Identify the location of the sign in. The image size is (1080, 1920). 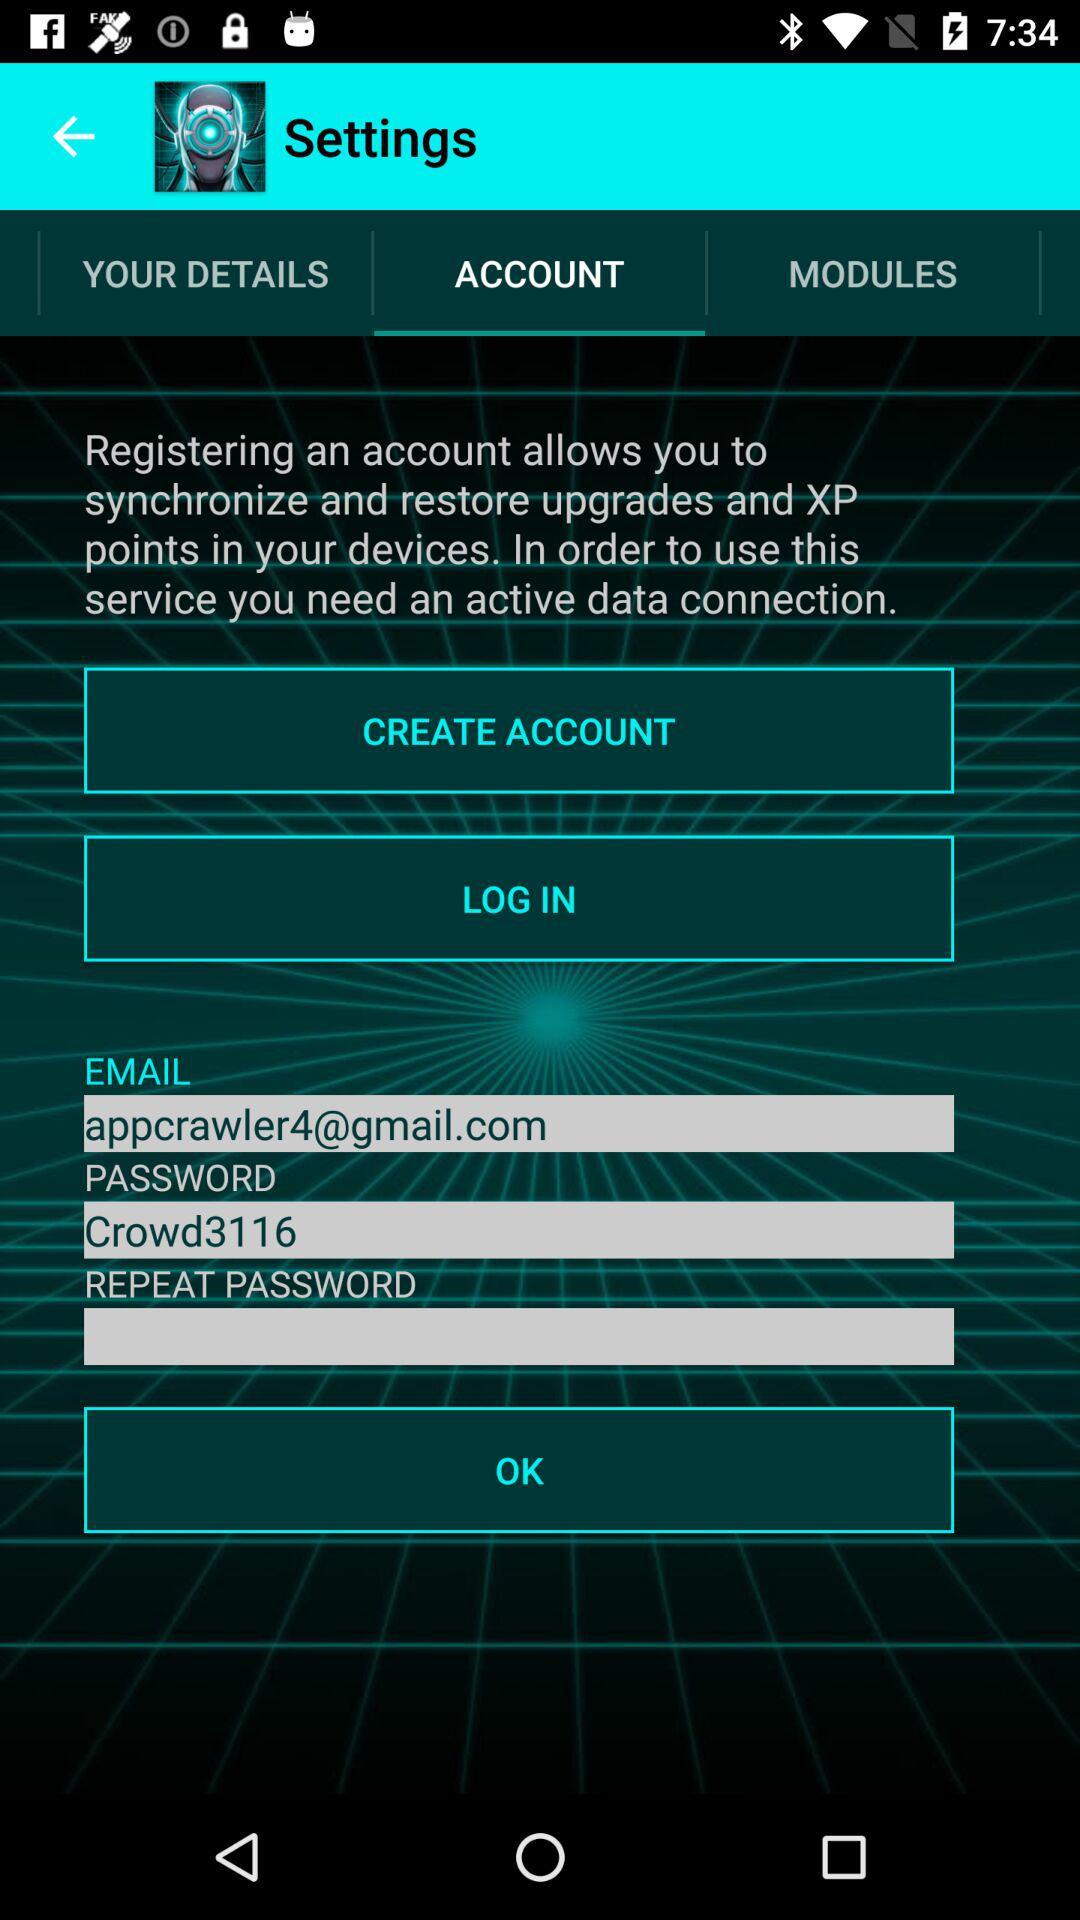
(518, 1336).